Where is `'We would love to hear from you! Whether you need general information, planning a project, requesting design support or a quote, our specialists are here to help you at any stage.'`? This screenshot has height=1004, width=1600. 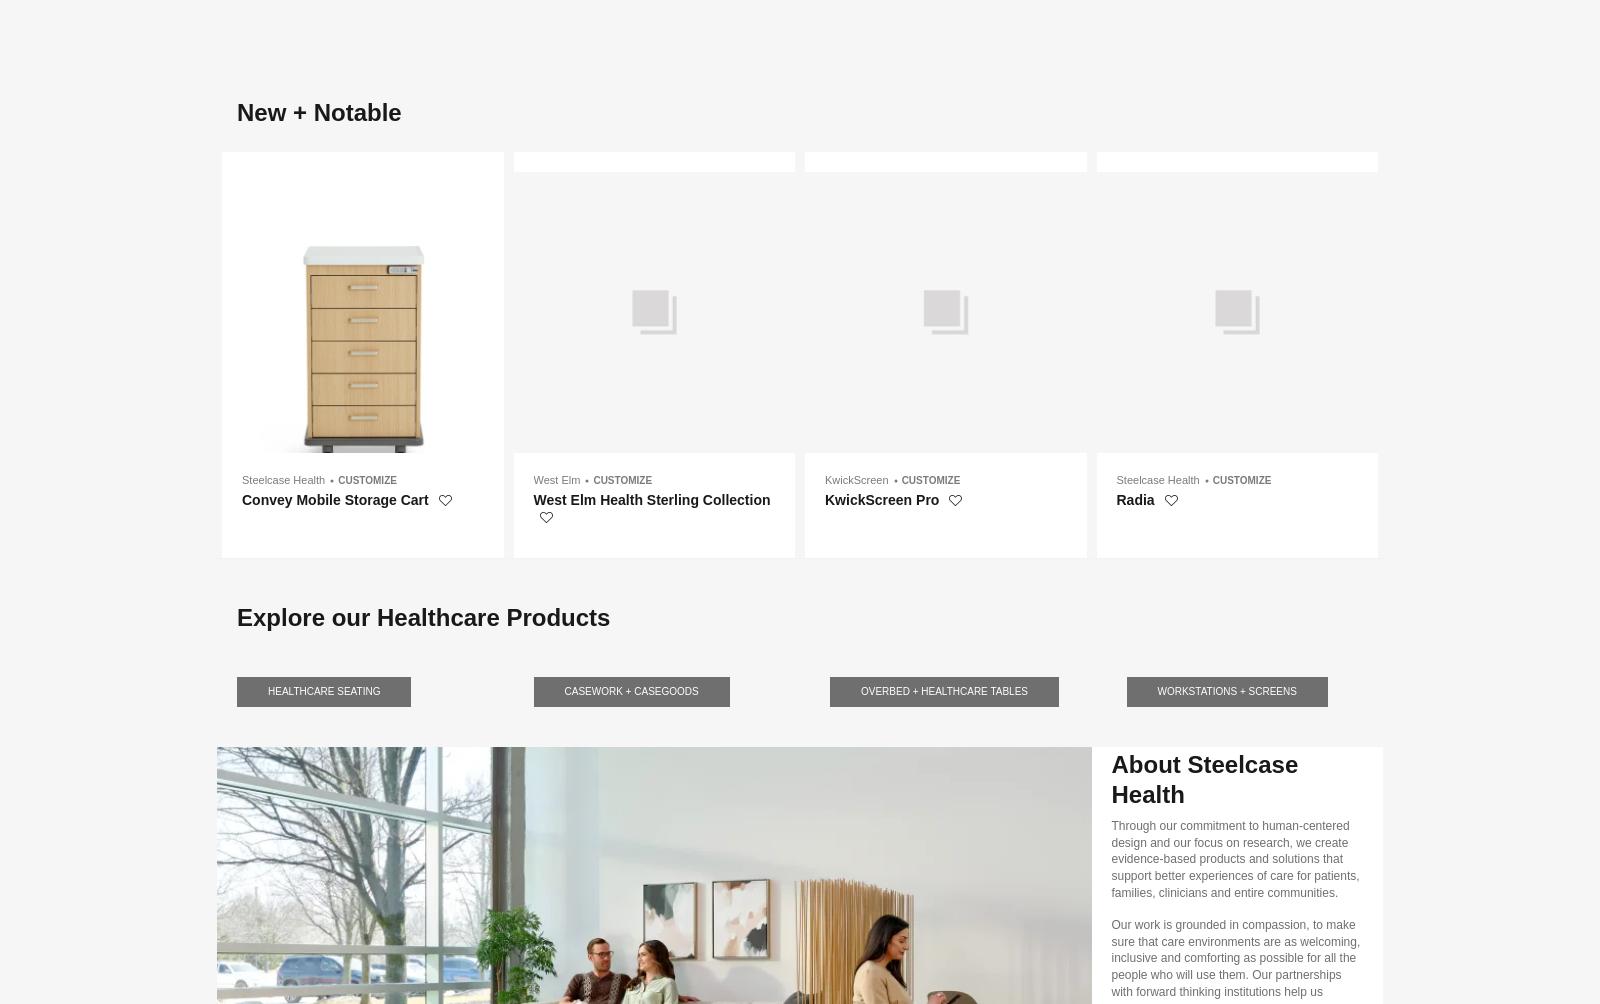
'We would love to hear from you! Whether you need general information, planning a project, requesting design support or a quote, our specialists are here to help you at any stage.' is located at coordinates (673, 231).